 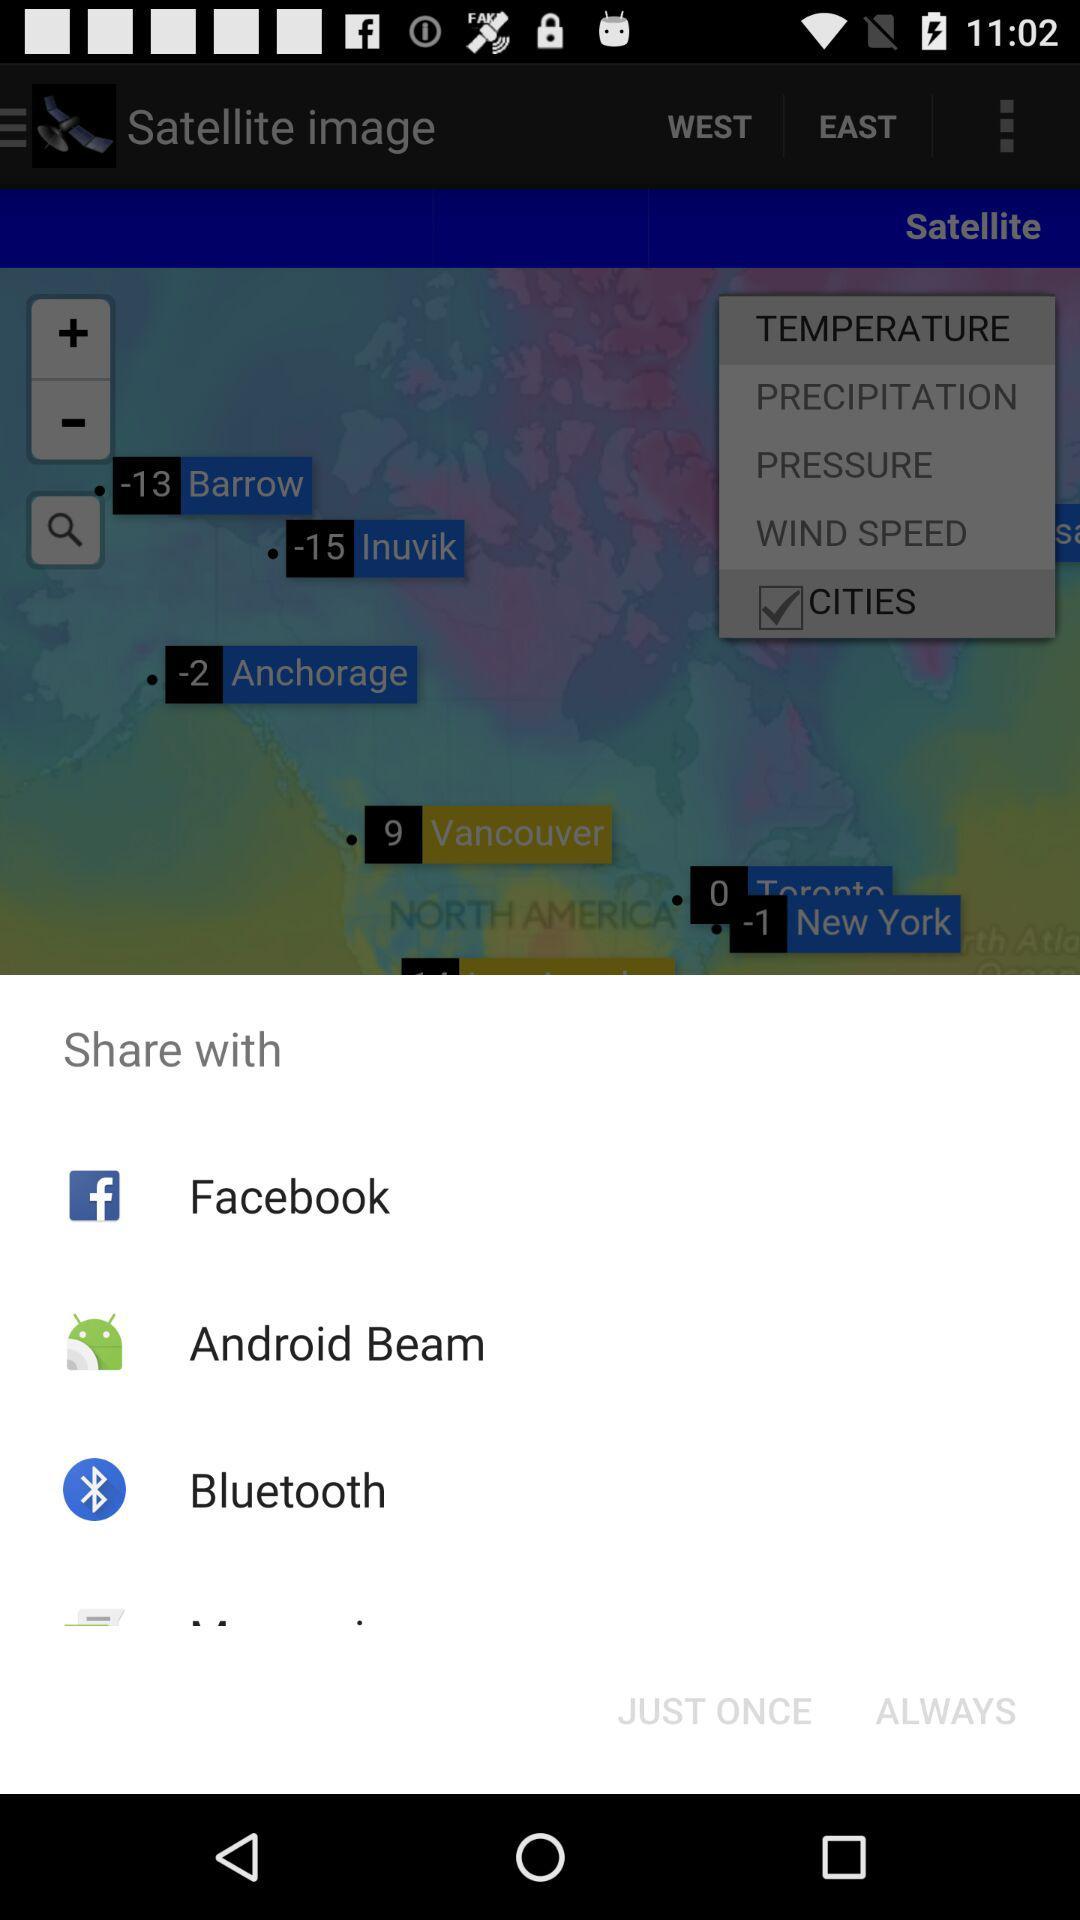 What do you see at coordinates (336, 1342) in the screenshot?
I see `the app below the facebook app` at bounding box center [336, 1342].